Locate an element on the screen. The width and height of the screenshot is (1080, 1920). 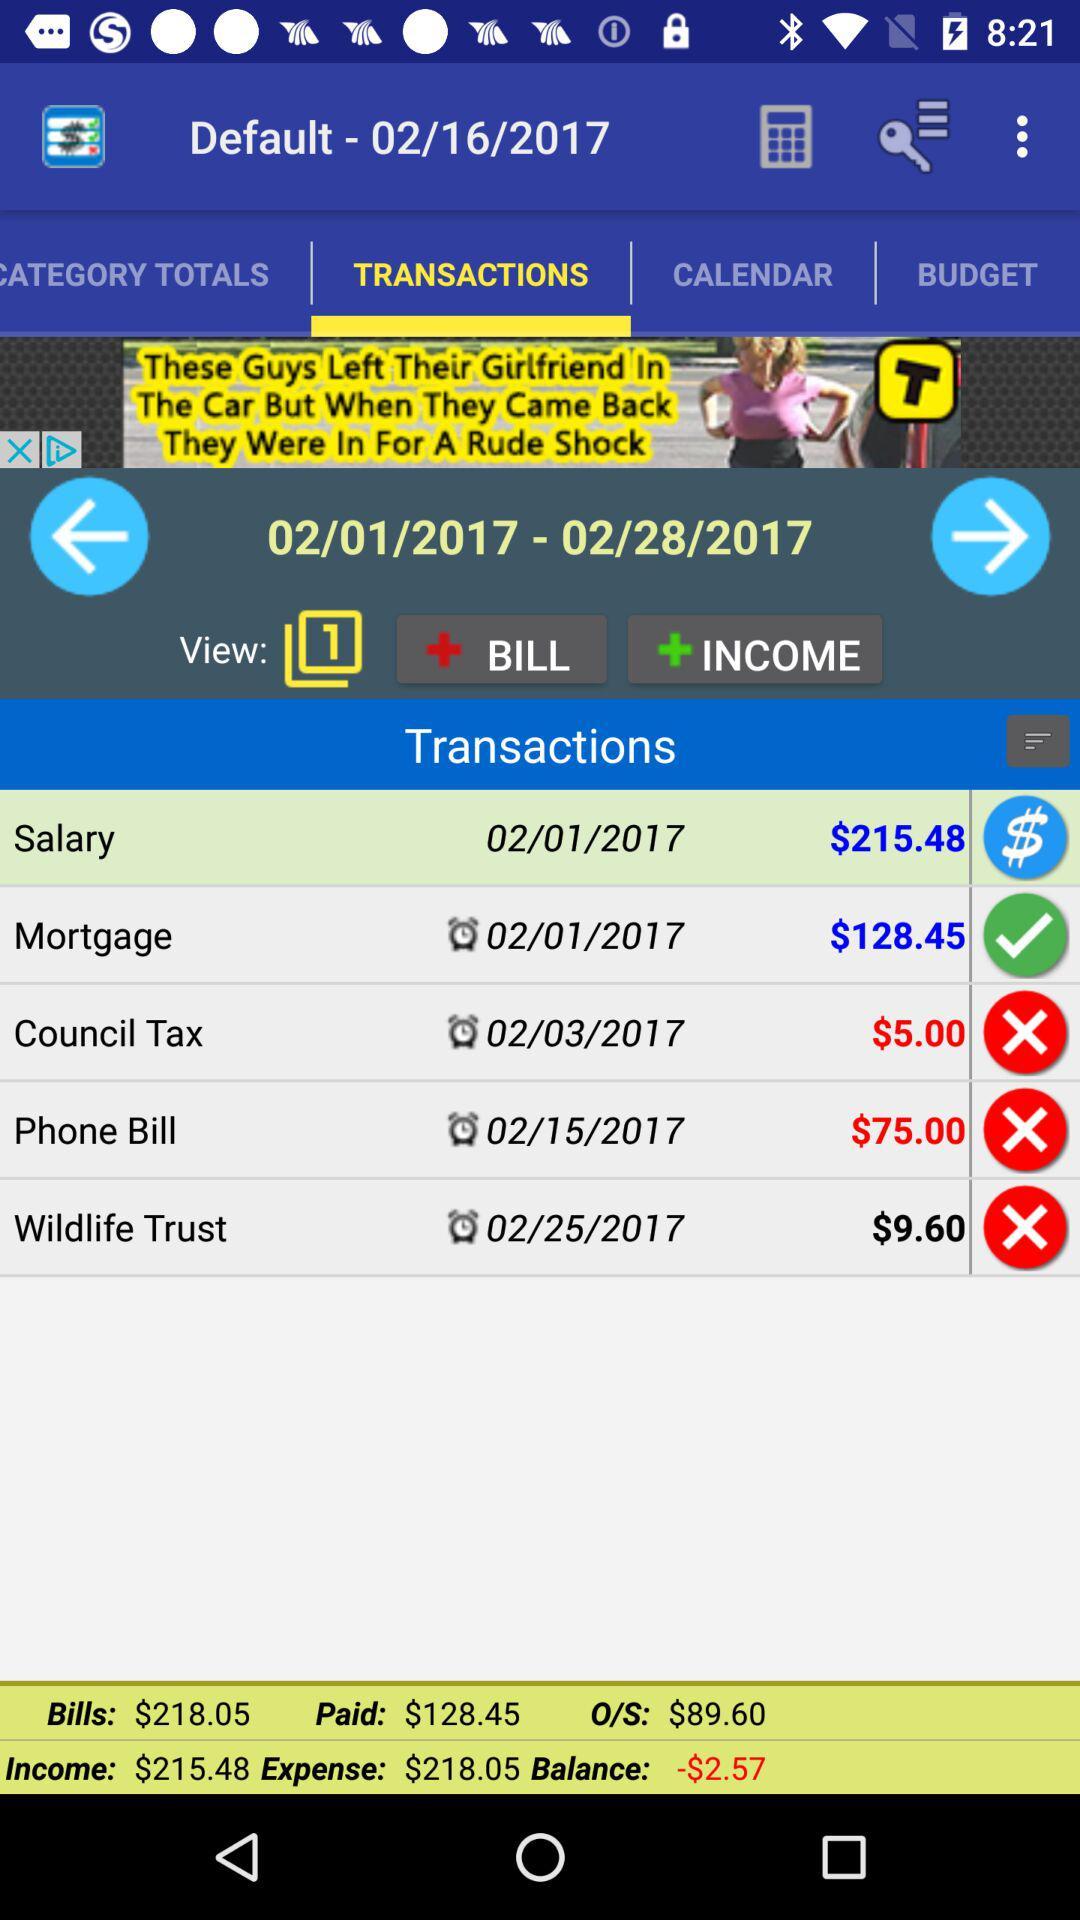
cancel is located at coordinates (1022, 1032).